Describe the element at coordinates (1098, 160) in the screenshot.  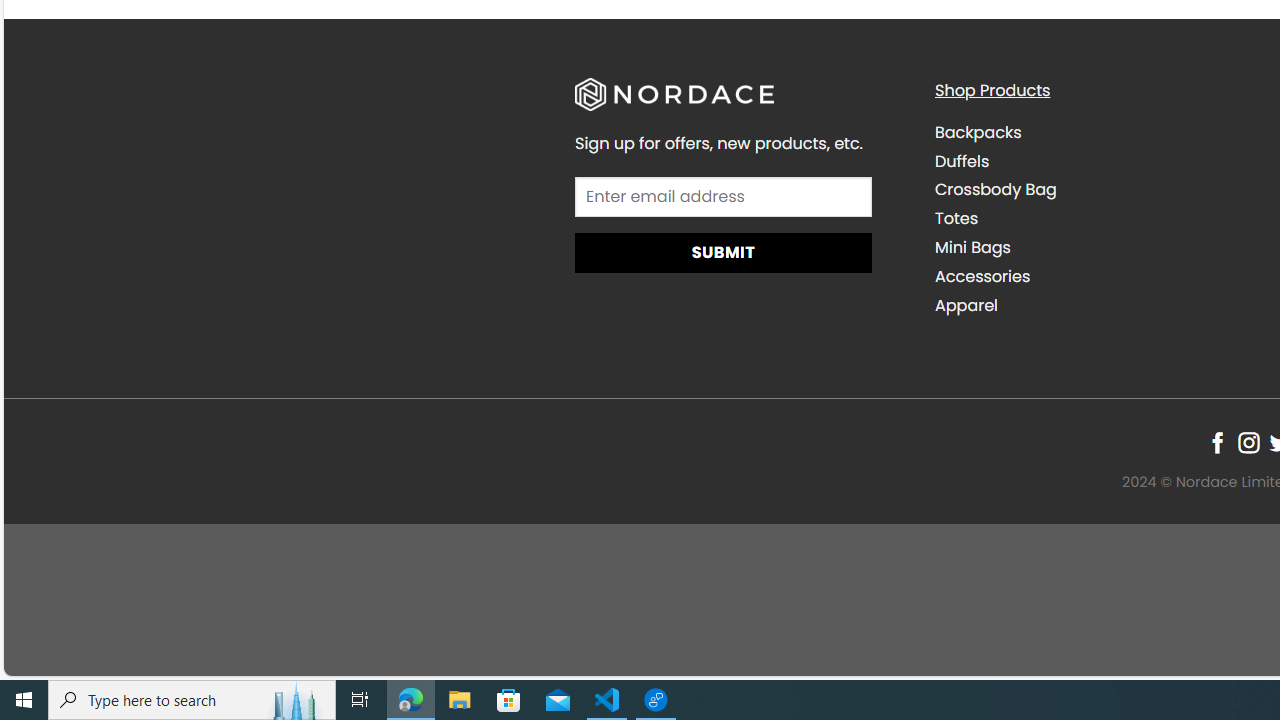
I see `'Duffels'` at that location.